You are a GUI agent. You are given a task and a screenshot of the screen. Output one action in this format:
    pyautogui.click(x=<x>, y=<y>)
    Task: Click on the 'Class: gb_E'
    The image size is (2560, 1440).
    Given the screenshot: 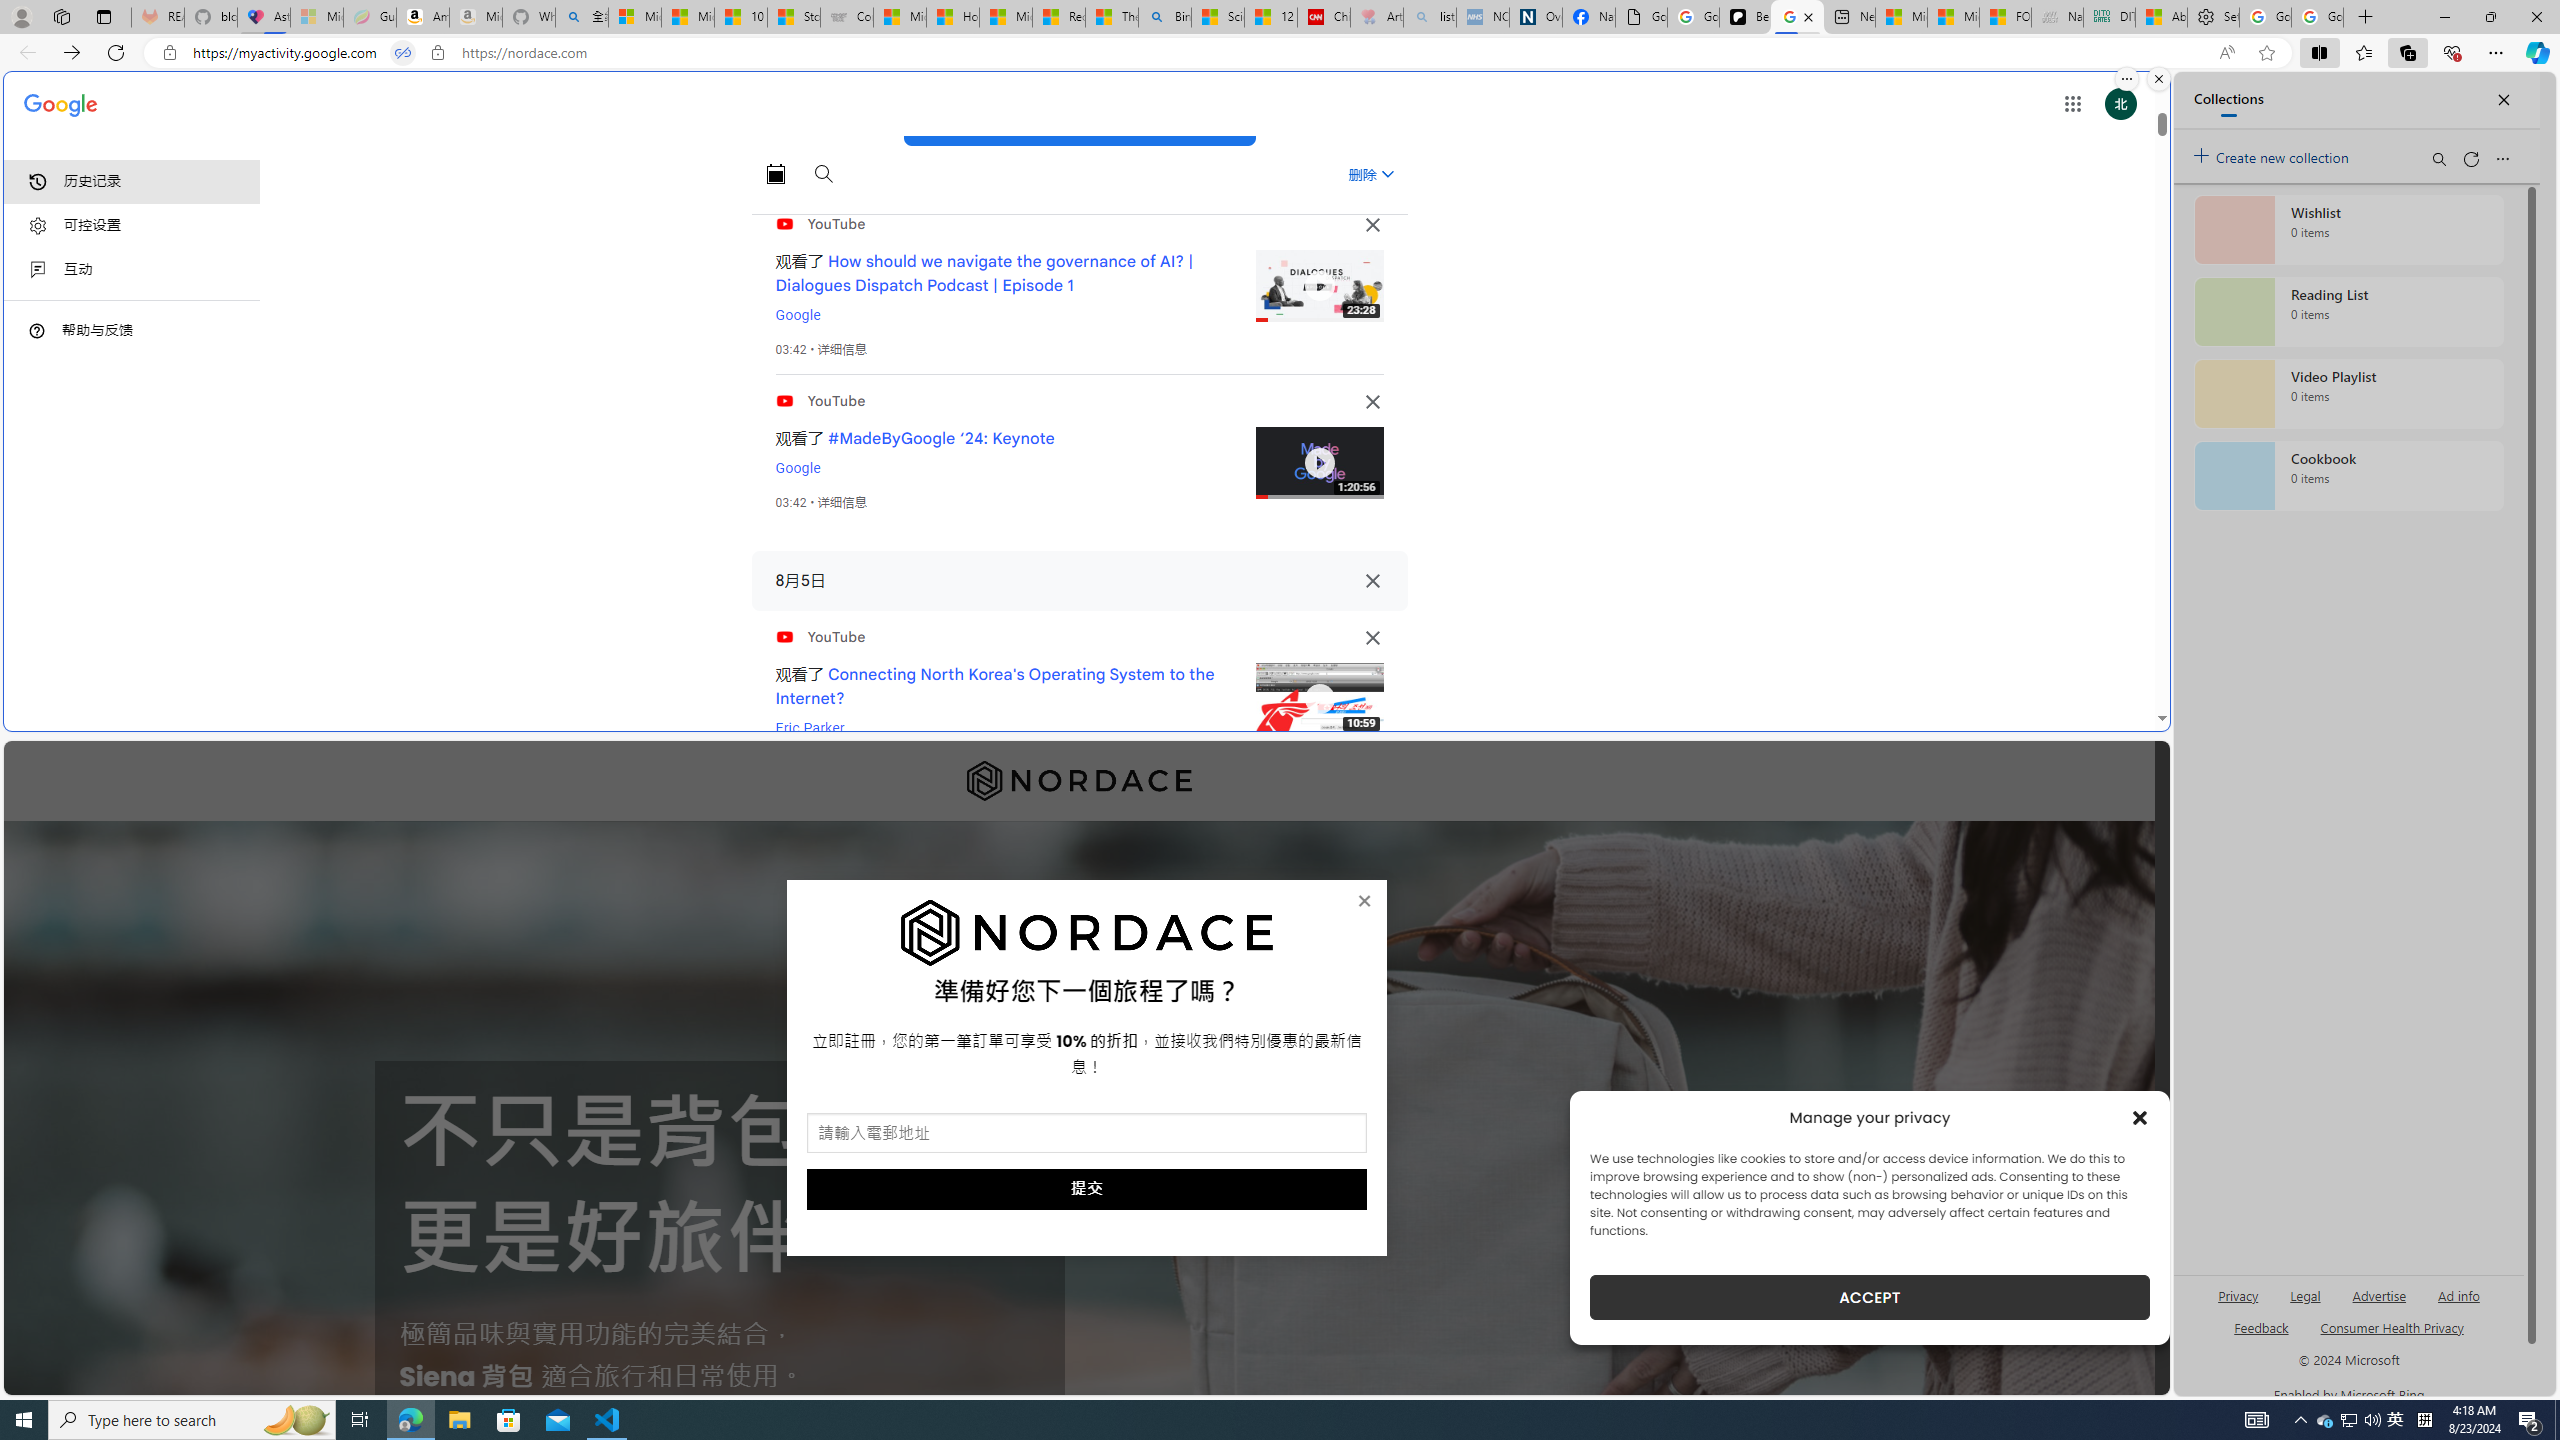 What is the action you would take?
    pyautogui.click(x=2071, y=103)
    